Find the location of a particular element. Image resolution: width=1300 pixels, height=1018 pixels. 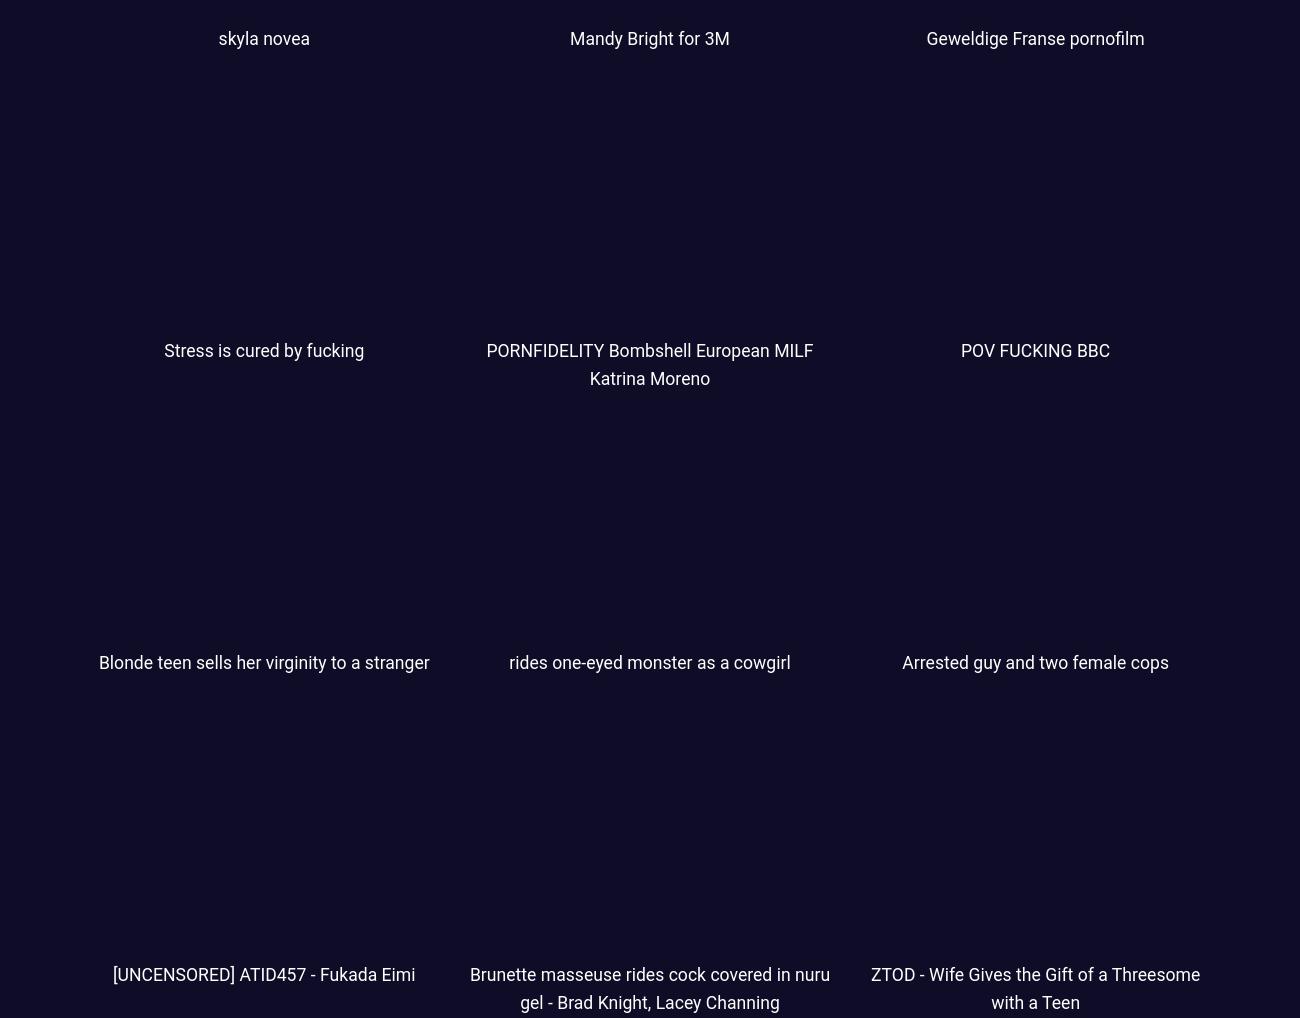

'skyla novea' is located at coordinates (263, 37).